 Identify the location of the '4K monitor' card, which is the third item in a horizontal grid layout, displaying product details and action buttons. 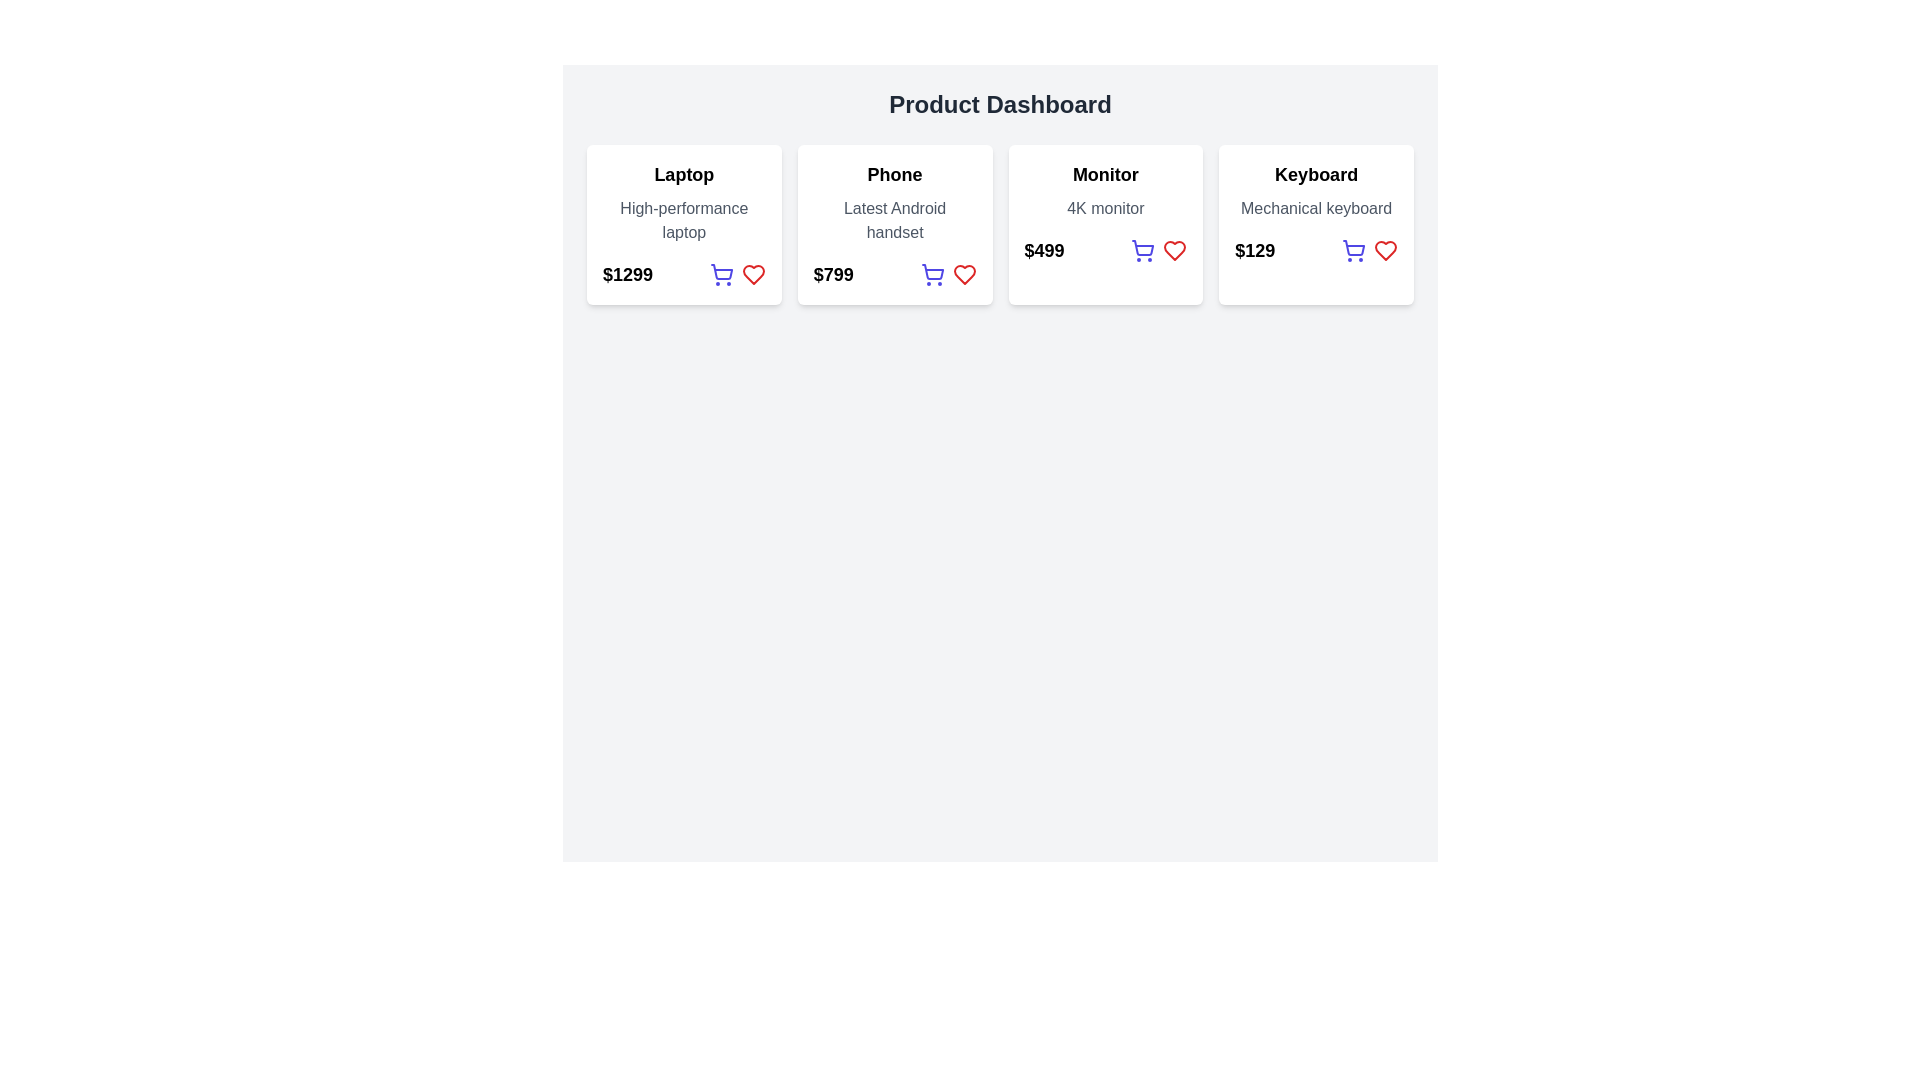
(1104, 224).